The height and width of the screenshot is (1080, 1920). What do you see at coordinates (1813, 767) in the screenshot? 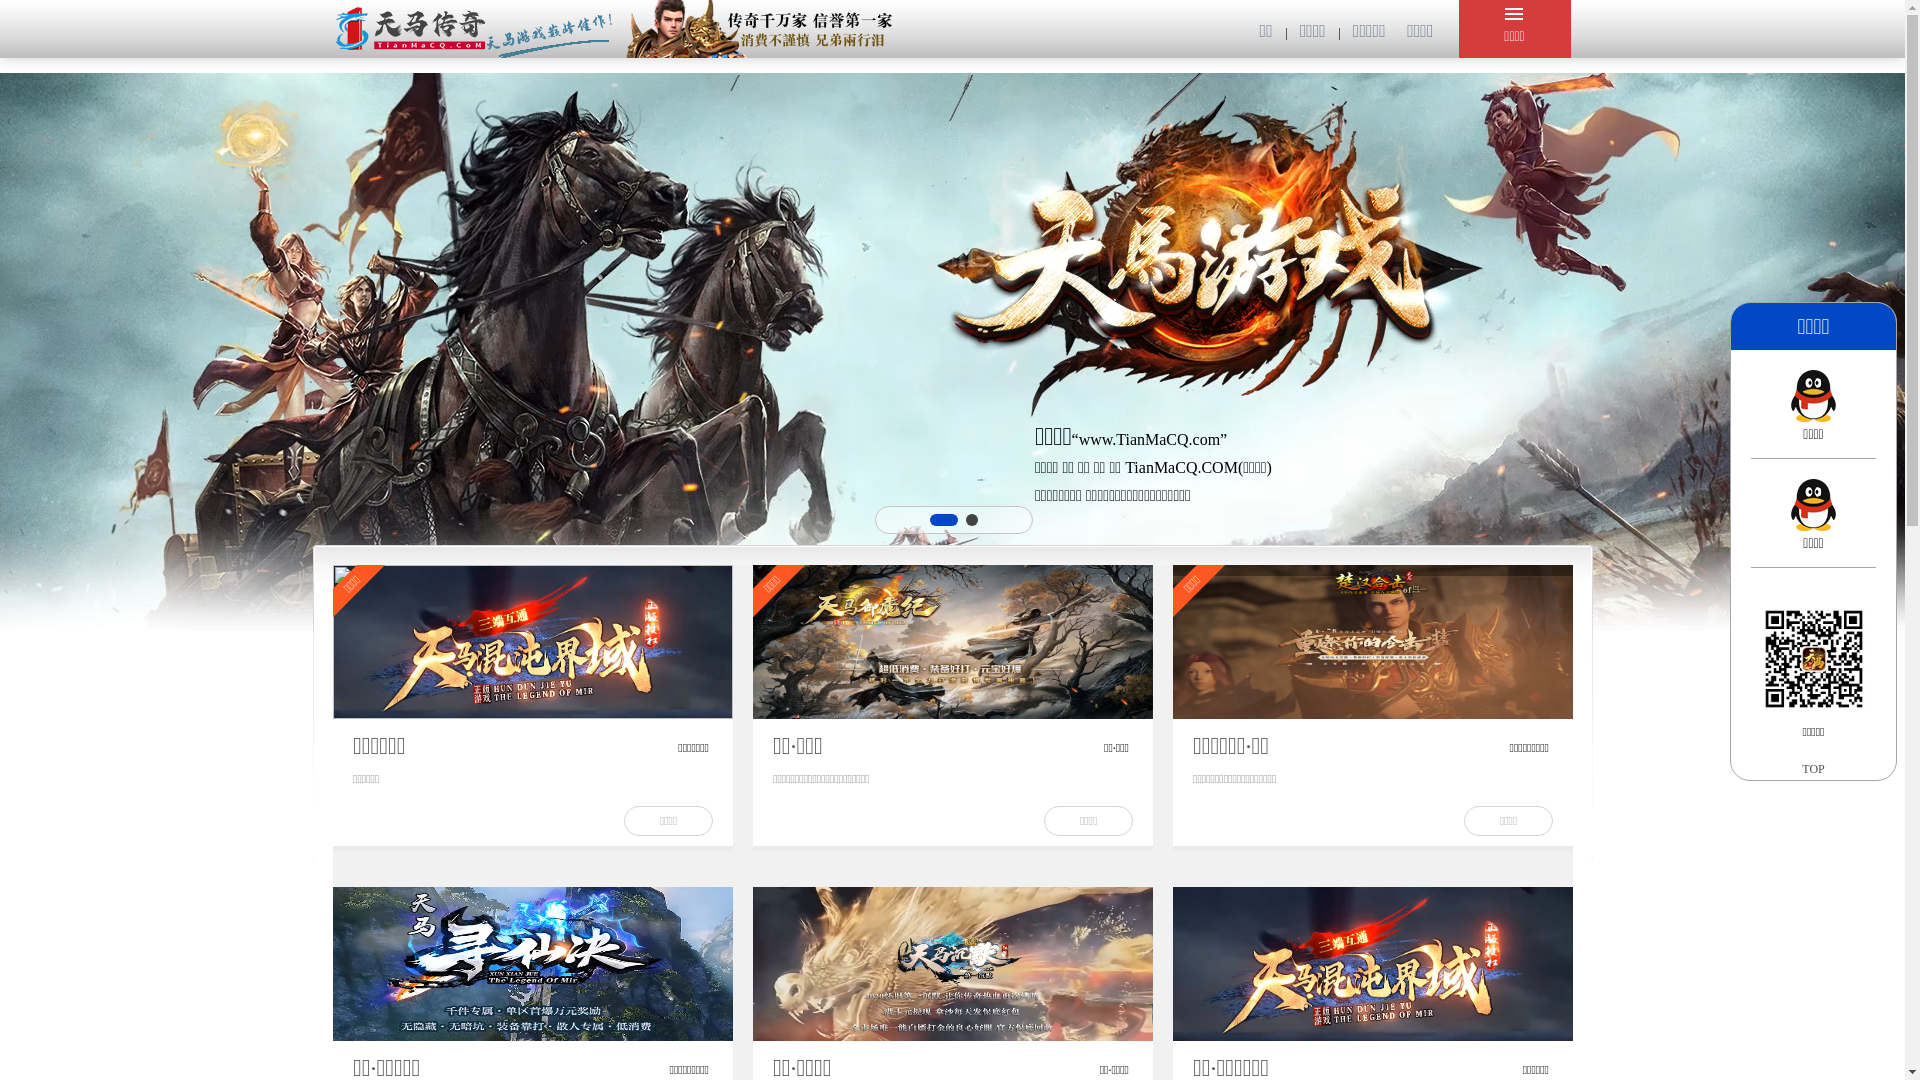
I see `'TOP'` at bounding box center [1813, 767].